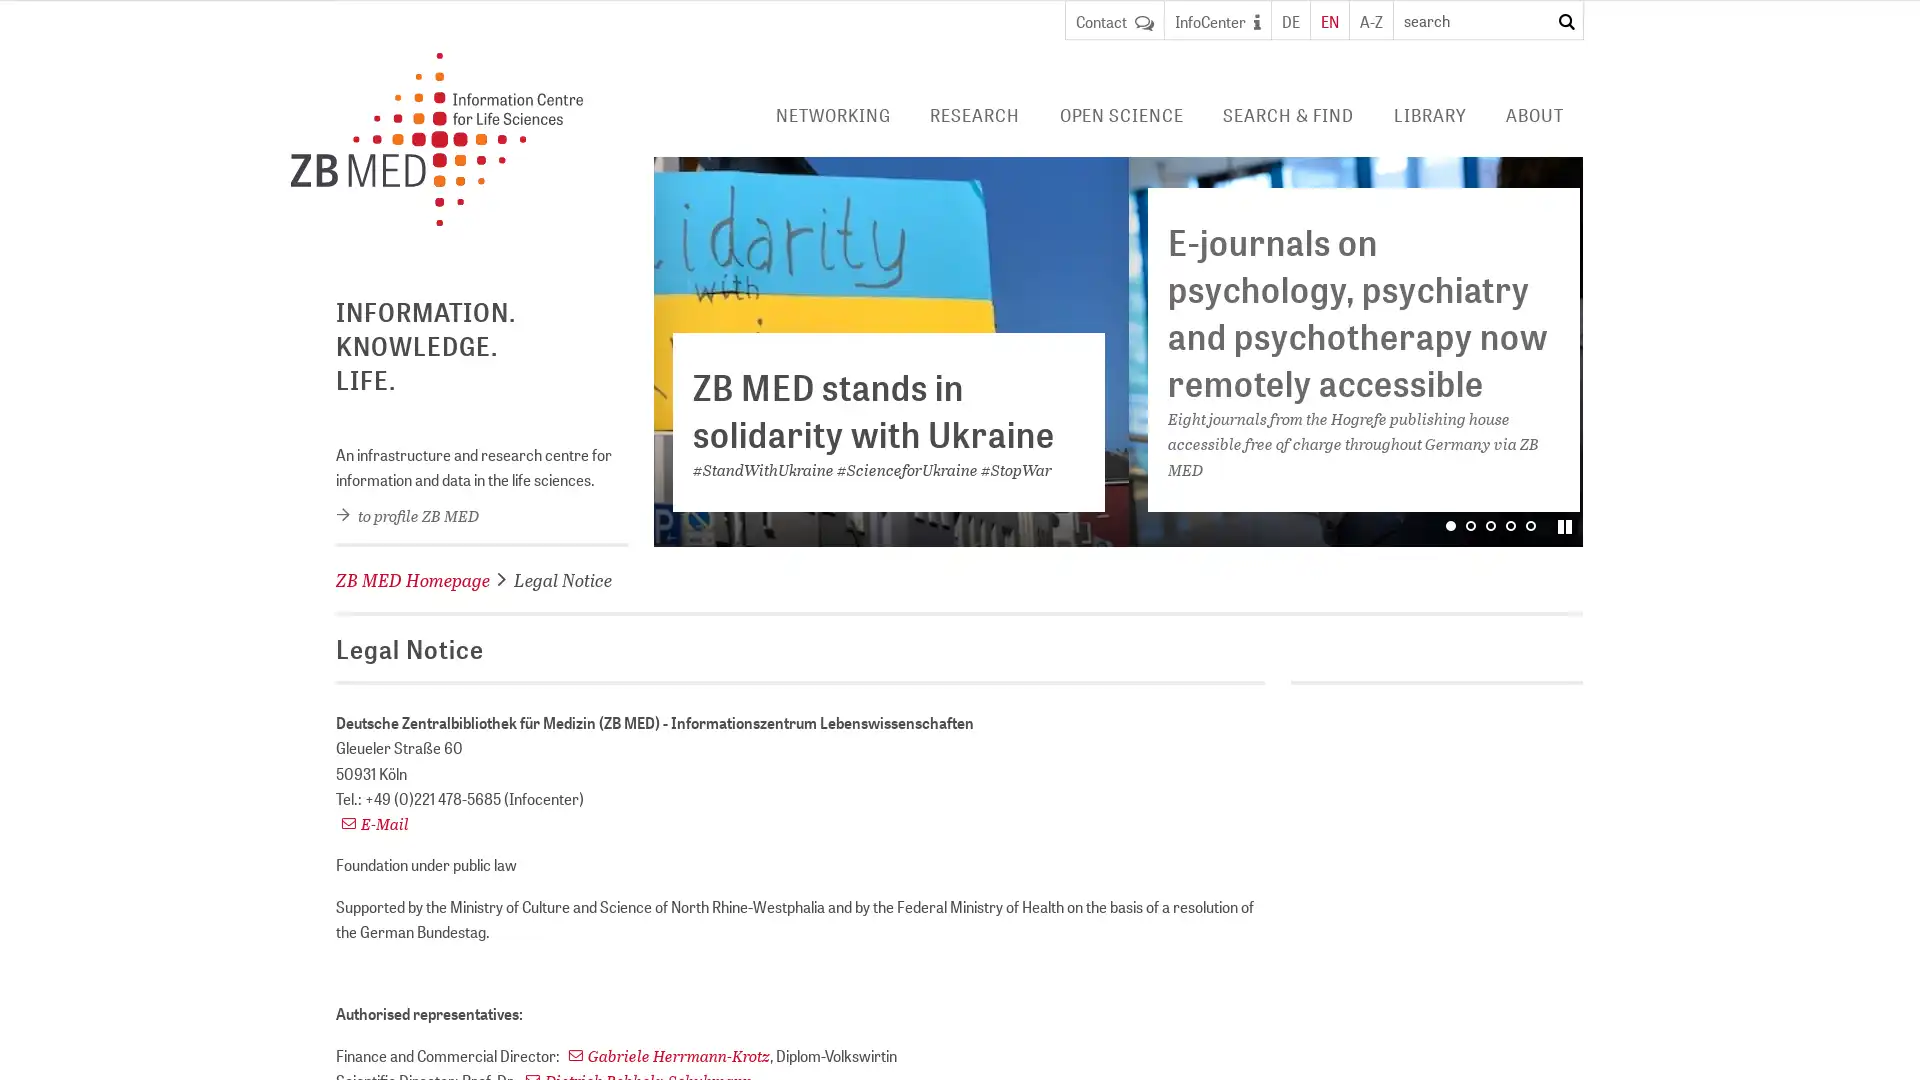 Image resolution: width=1920 pixels, height=1080 pixels. I want to click on Next, so click(1555, 350).